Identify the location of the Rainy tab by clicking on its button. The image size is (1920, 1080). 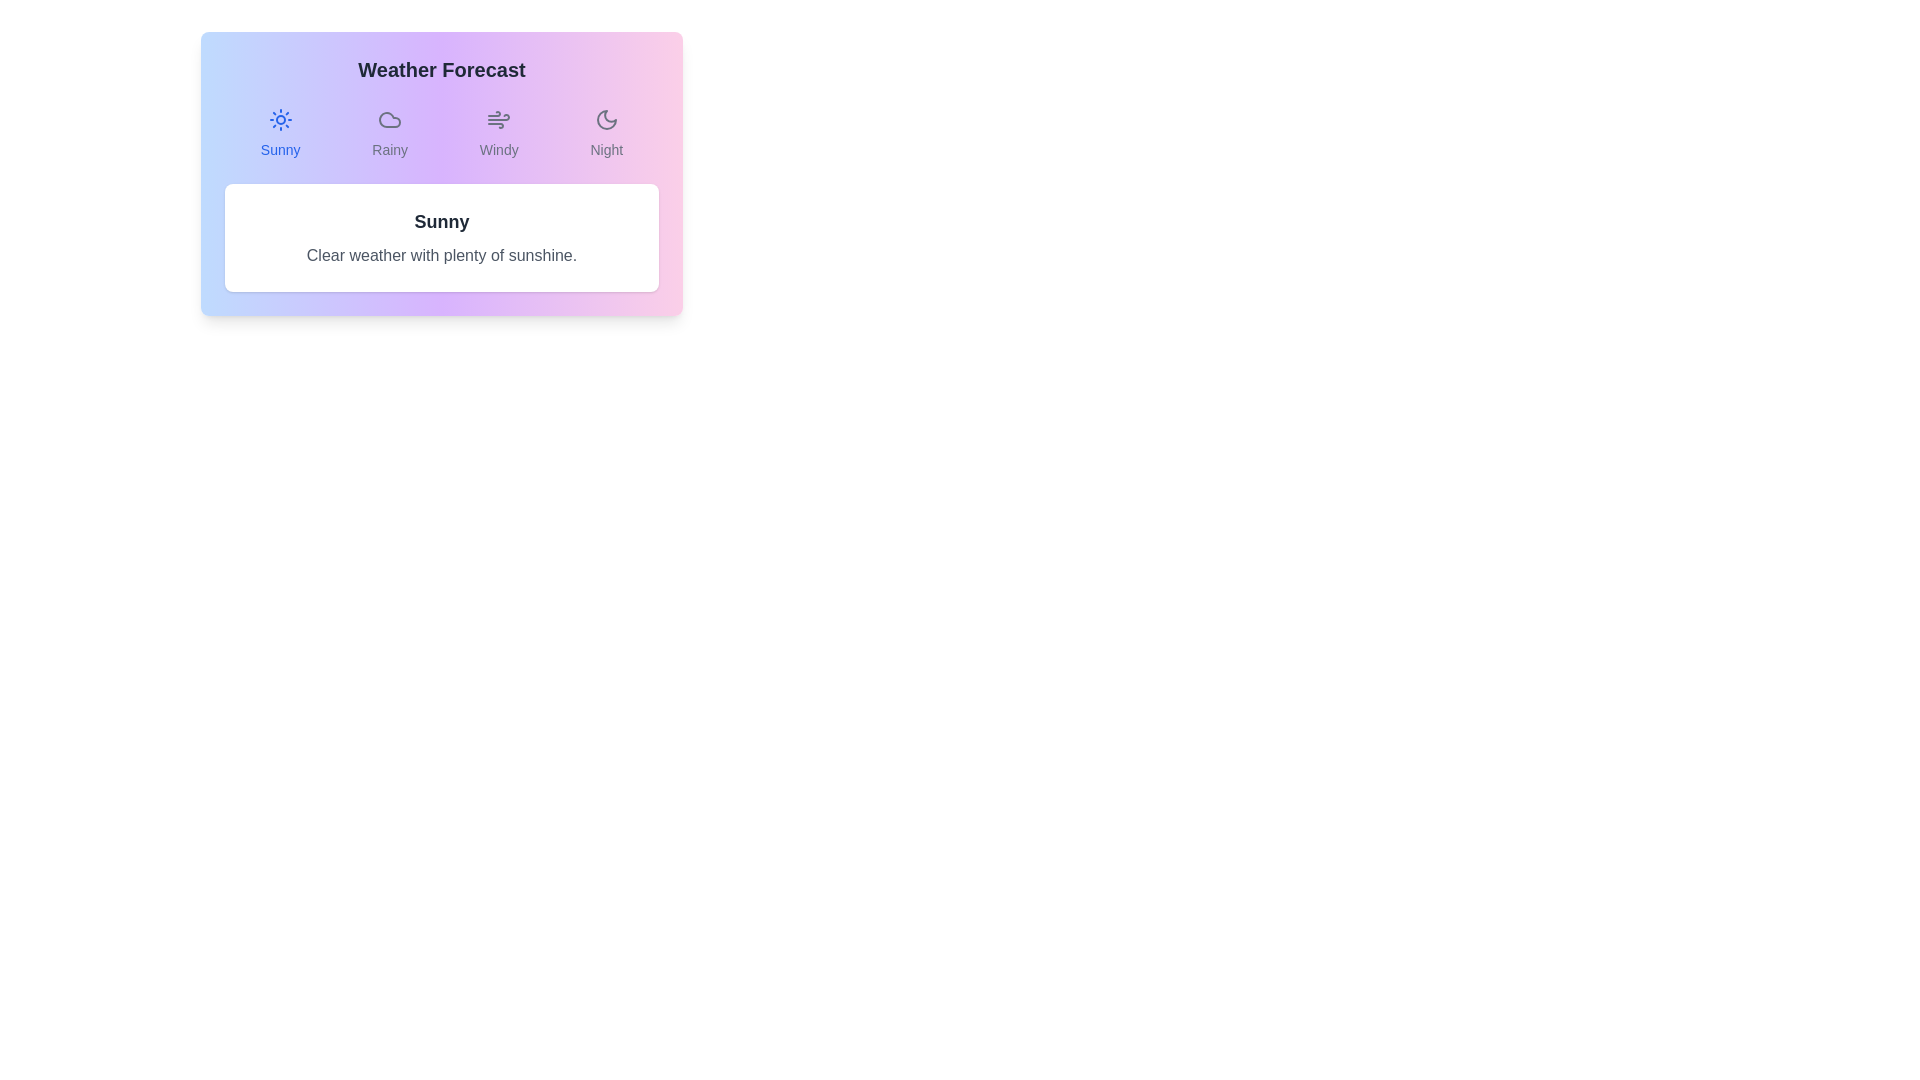
(390, 134).